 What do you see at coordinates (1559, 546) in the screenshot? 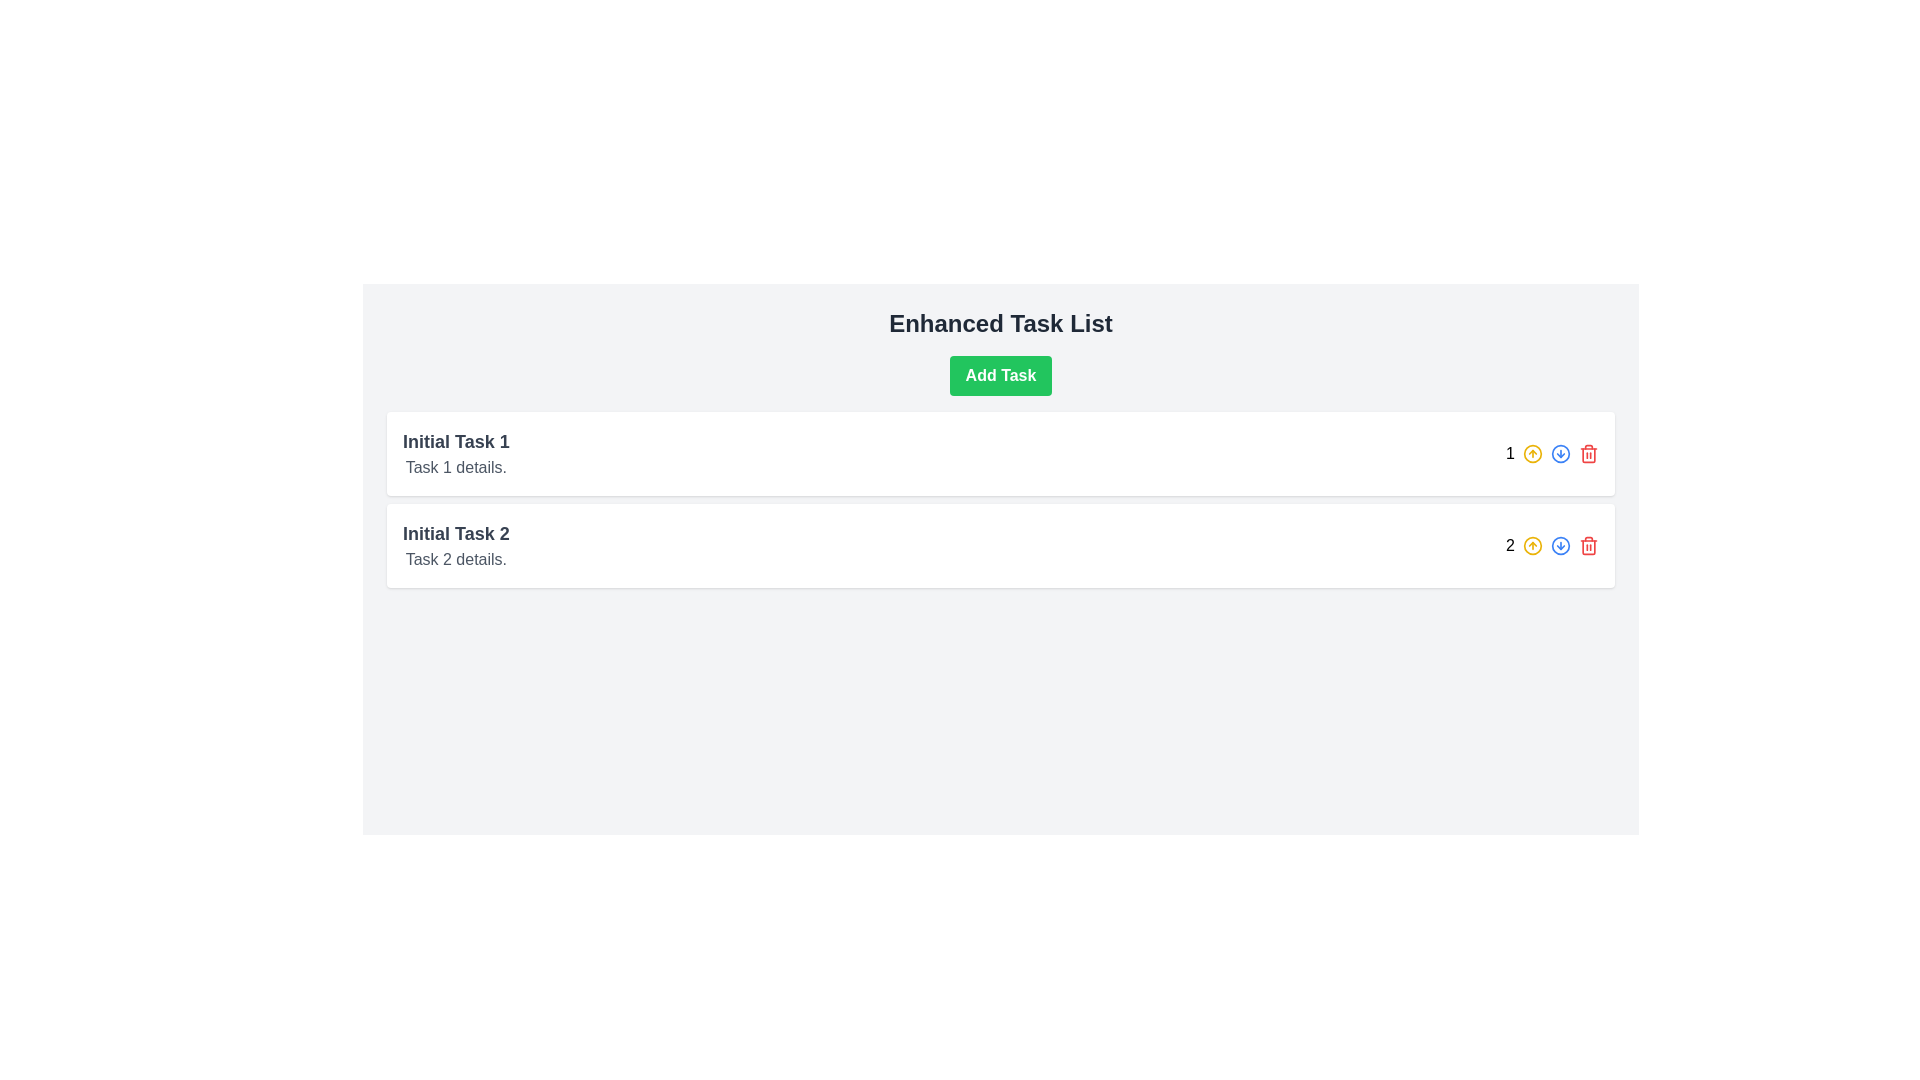
I see `the circular button with a downward arrow, which is located in the second row of the task list towards the far right, following the numeric label '2' and other control buttons` at bounding box center [1559, 546].